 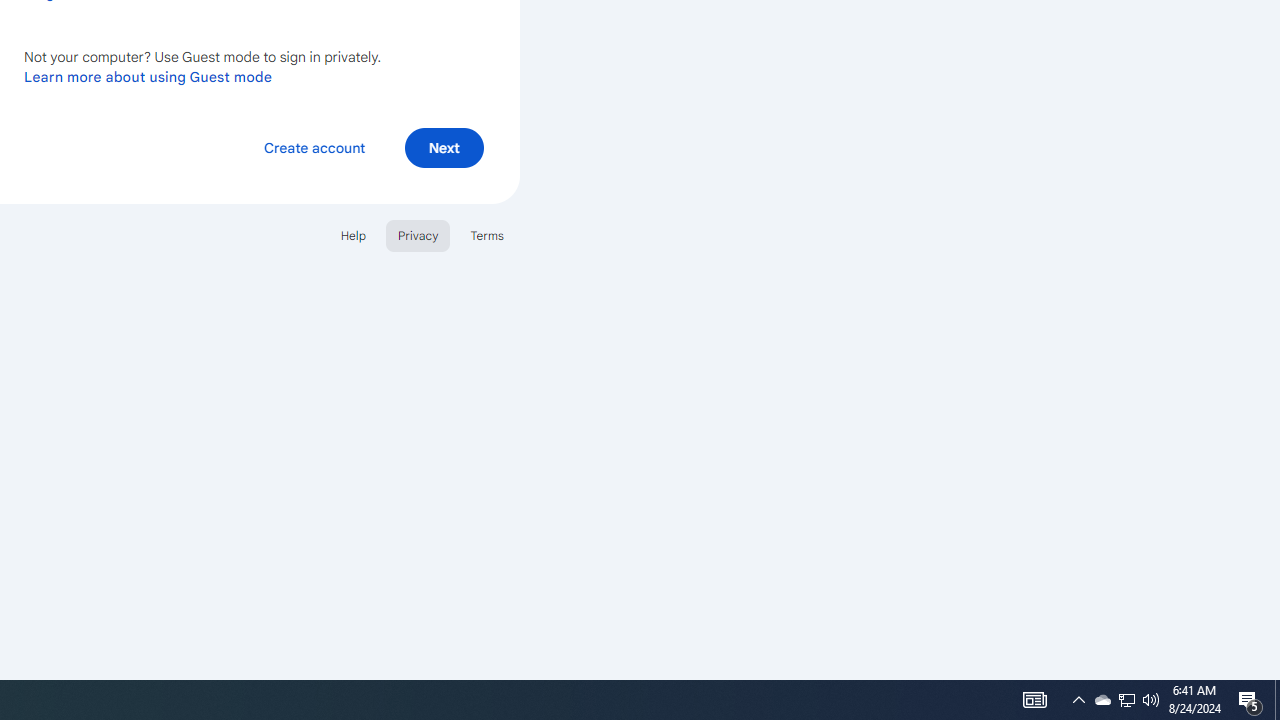 I want to click on 'Learn more about using Guest mode', so click(x=147, y=75).